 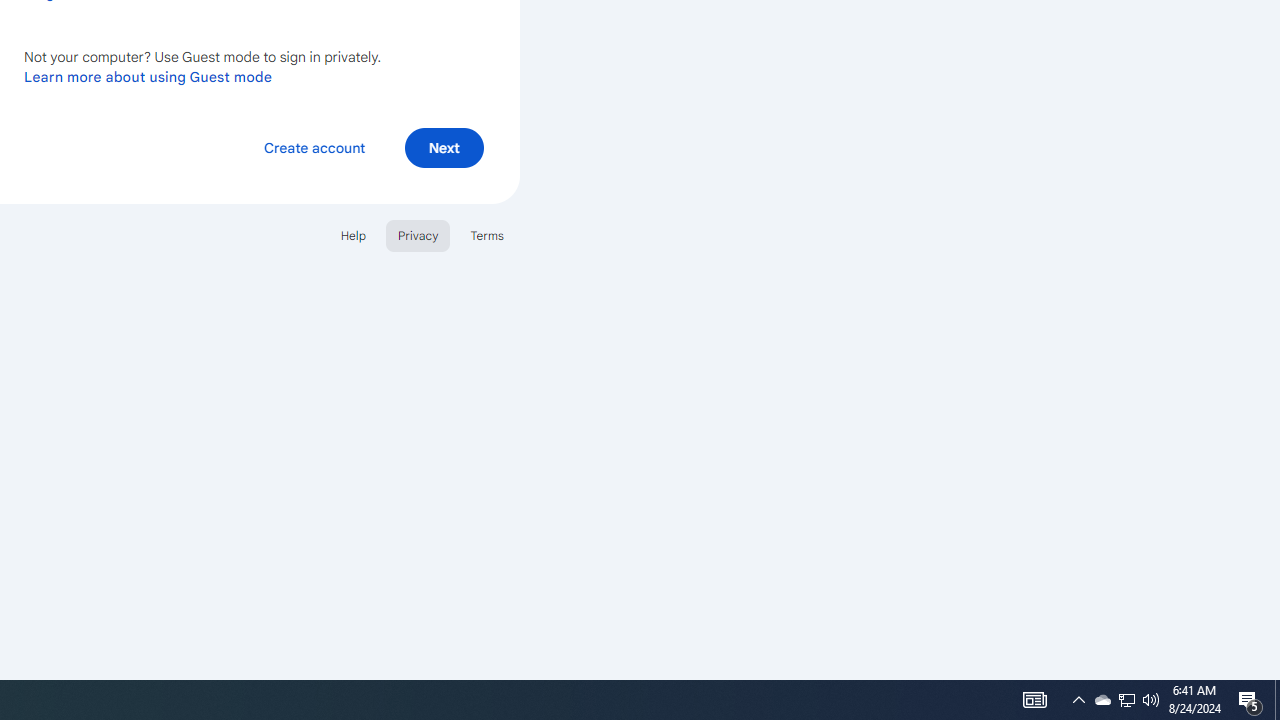 I want to click on 'Learn more about using Guest mode', so click(x=147, y=75).